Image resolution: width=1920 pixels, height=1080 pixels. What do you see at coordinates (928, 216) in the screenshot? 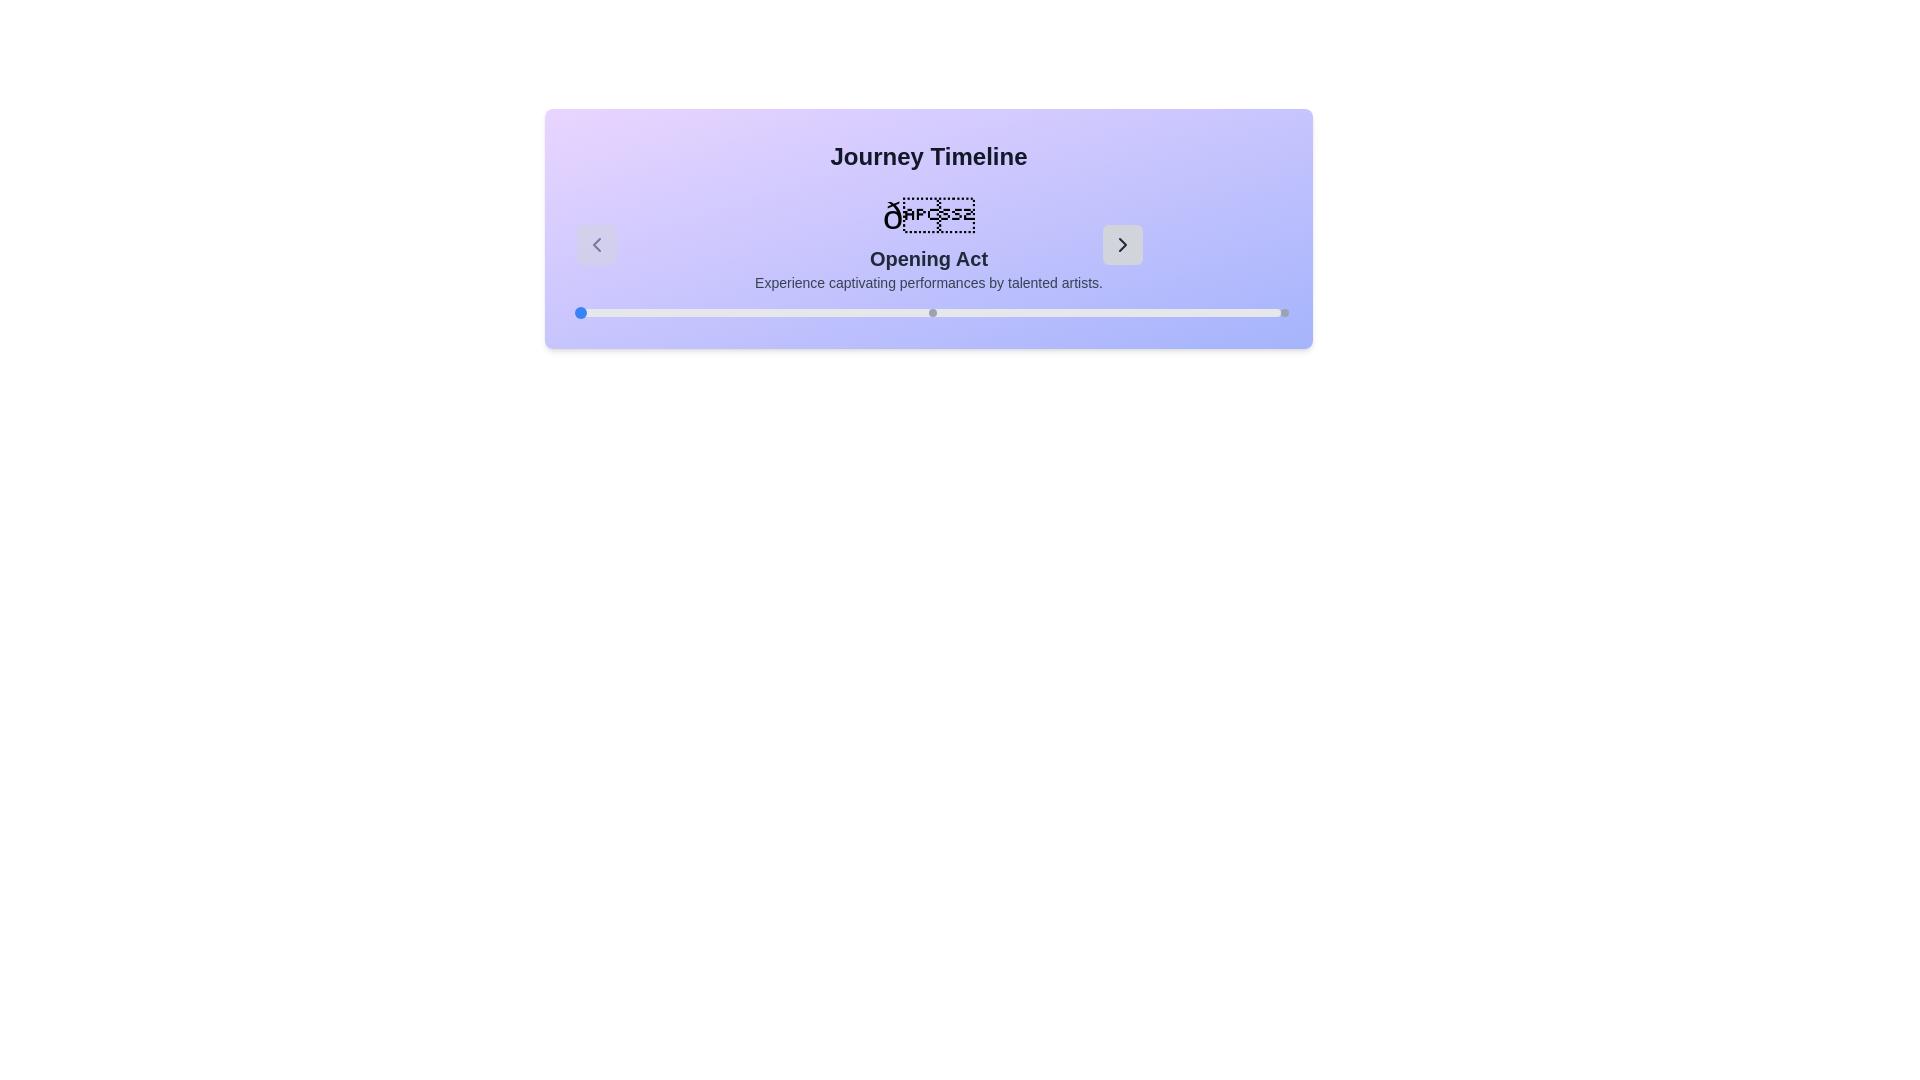
I see `the Decorative Symbol or Icon that displays an emoji or symbolic character, which is prominently sized and bold, located at the top of the section labeled 'Opening Act'` at bounding box center [928, 216].